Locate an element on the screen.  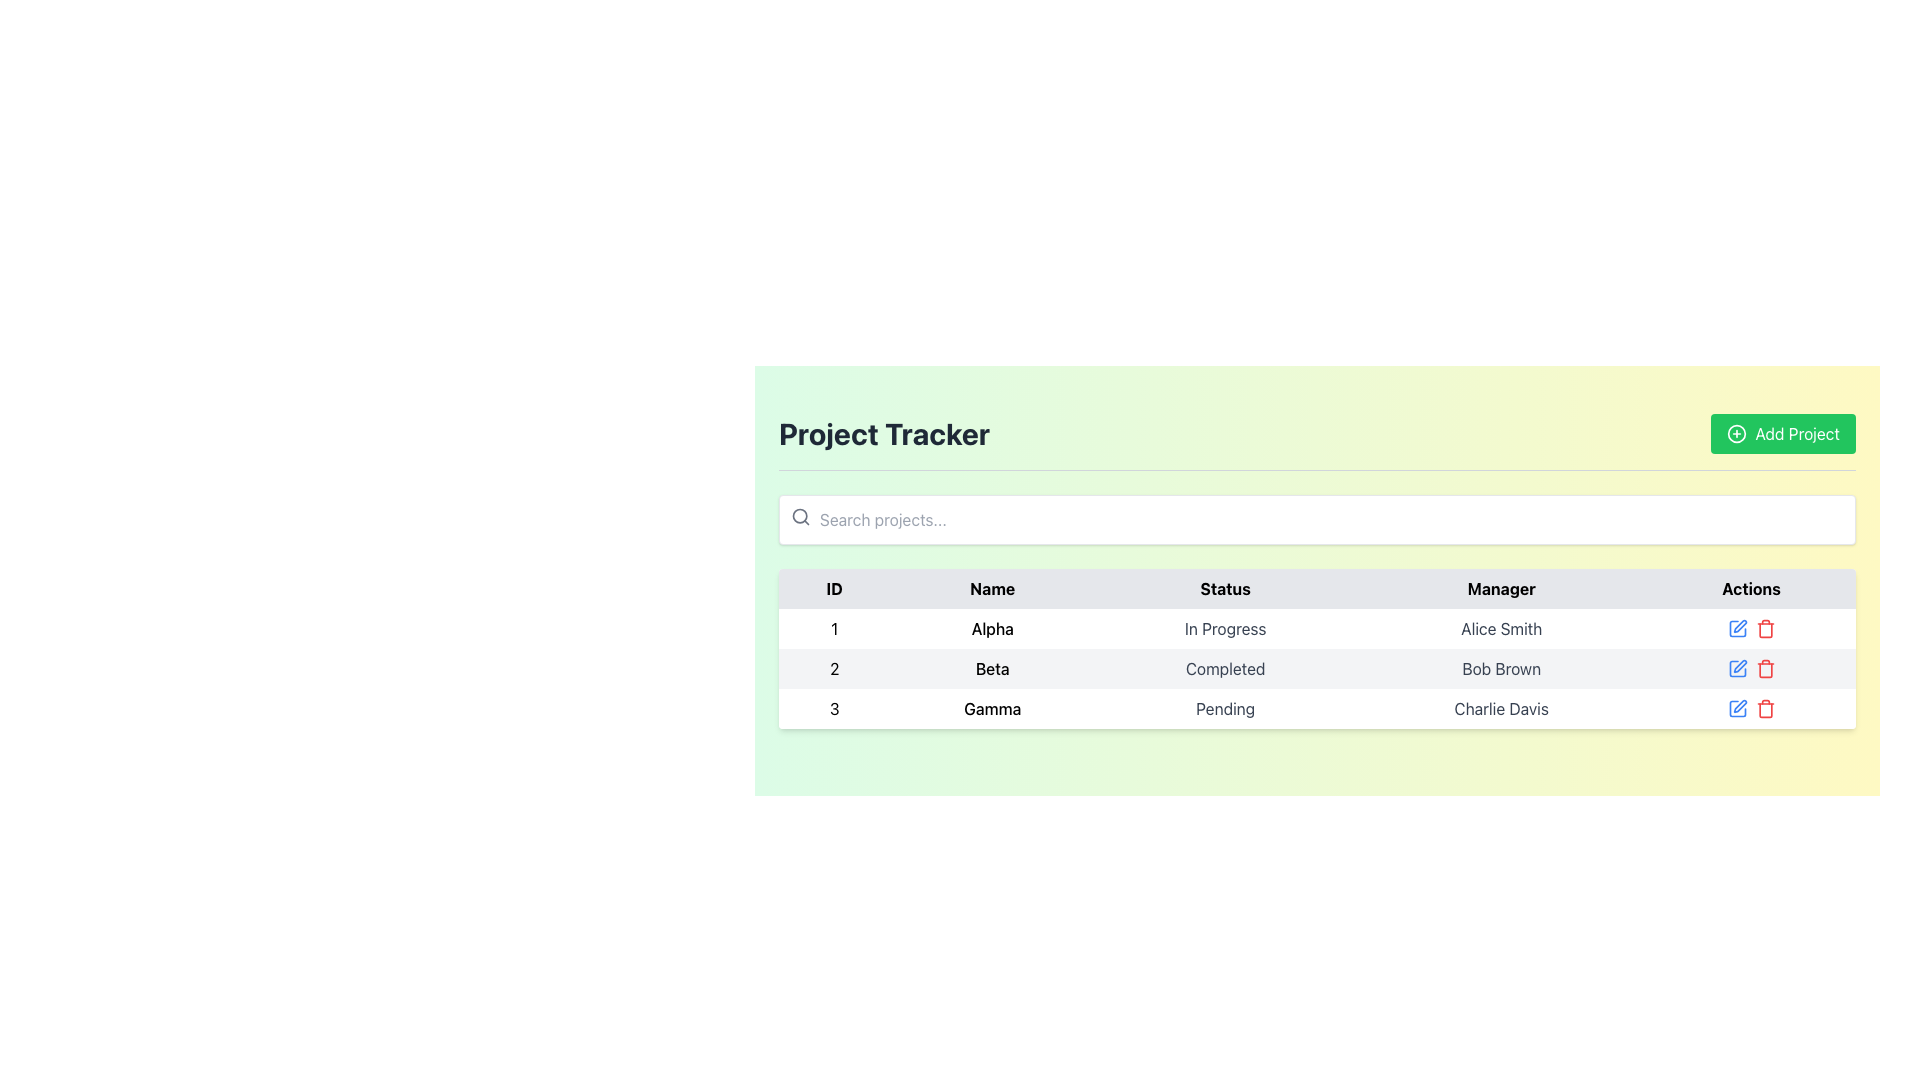
the pen-shaped edit button located in the 'Actions' column of the data table, adjacent to the red delete icon is located at coordinates (1739, 705).